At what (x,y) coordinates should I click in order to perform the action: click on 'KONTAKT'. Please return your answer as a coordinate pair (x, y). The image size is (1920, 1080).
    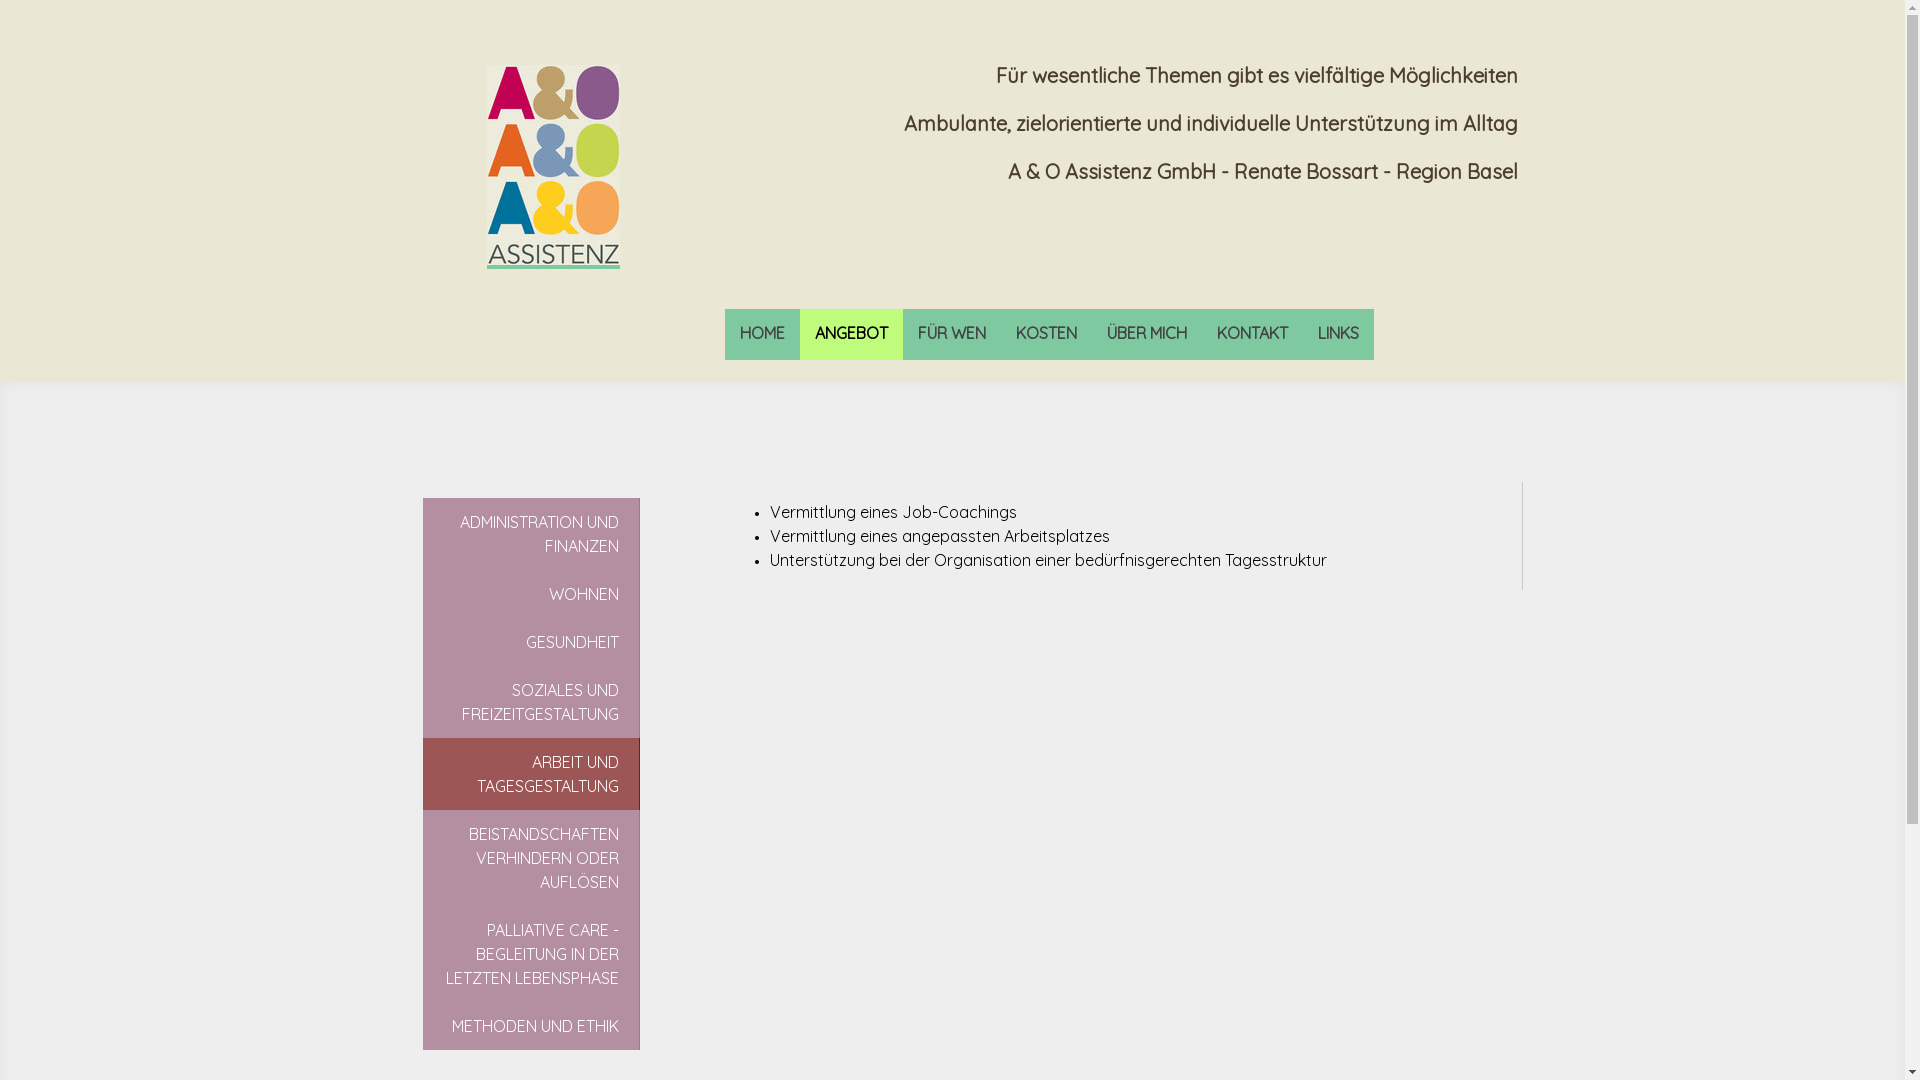
    Looking at the image, I should click on (1251, 333).